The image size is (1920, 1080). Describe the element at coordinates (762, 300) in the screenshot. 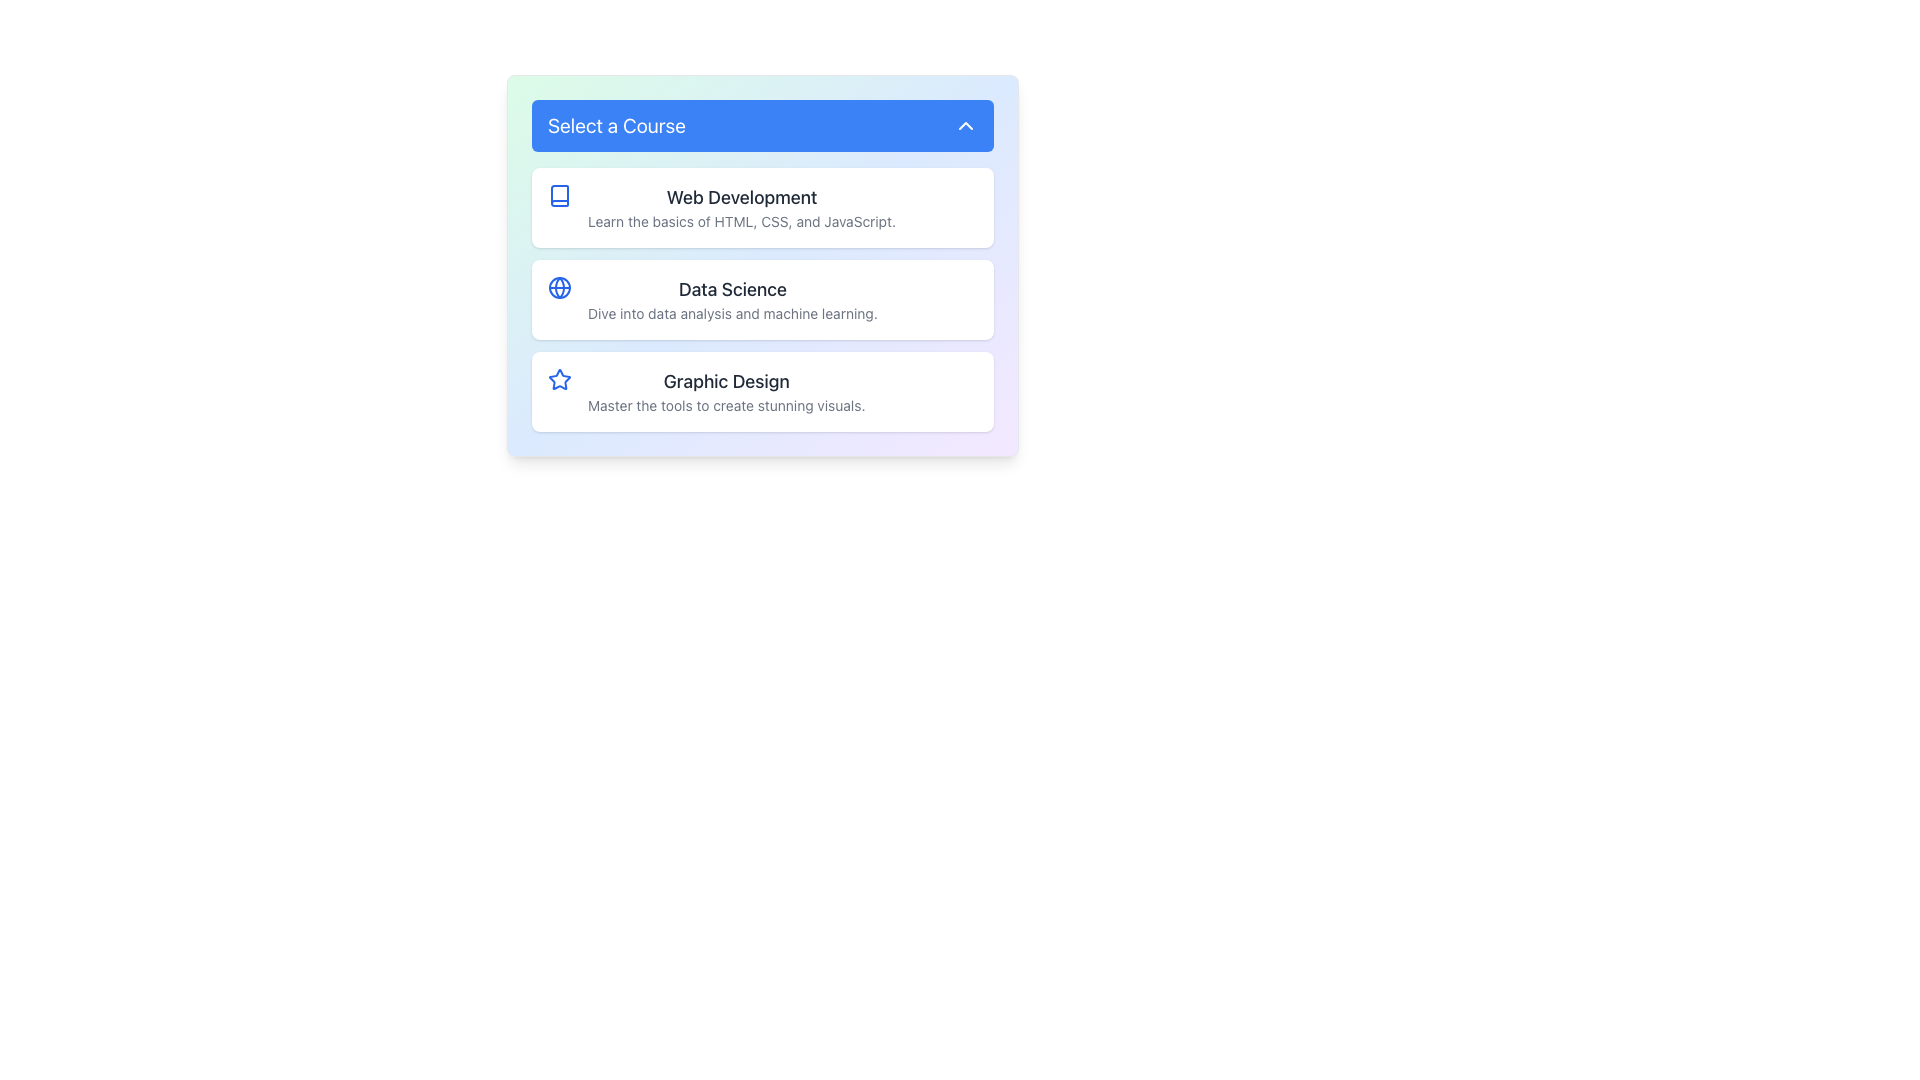

I see `the 'Data Science' selectable list item` at that location.